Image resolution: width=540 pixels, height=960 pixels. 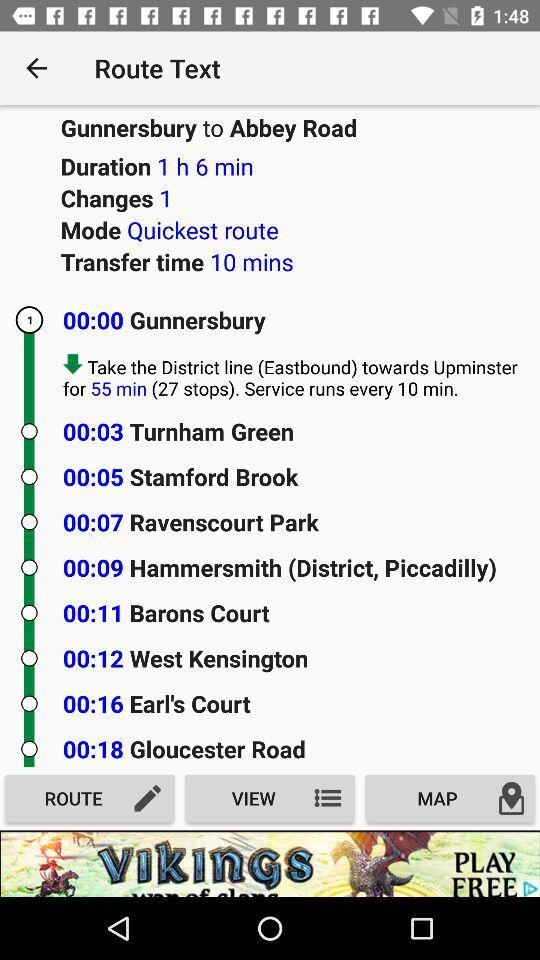 What do you see at coordinates (270, 798) in the screenshot?
I see `view` at bounding box center [270, 798].